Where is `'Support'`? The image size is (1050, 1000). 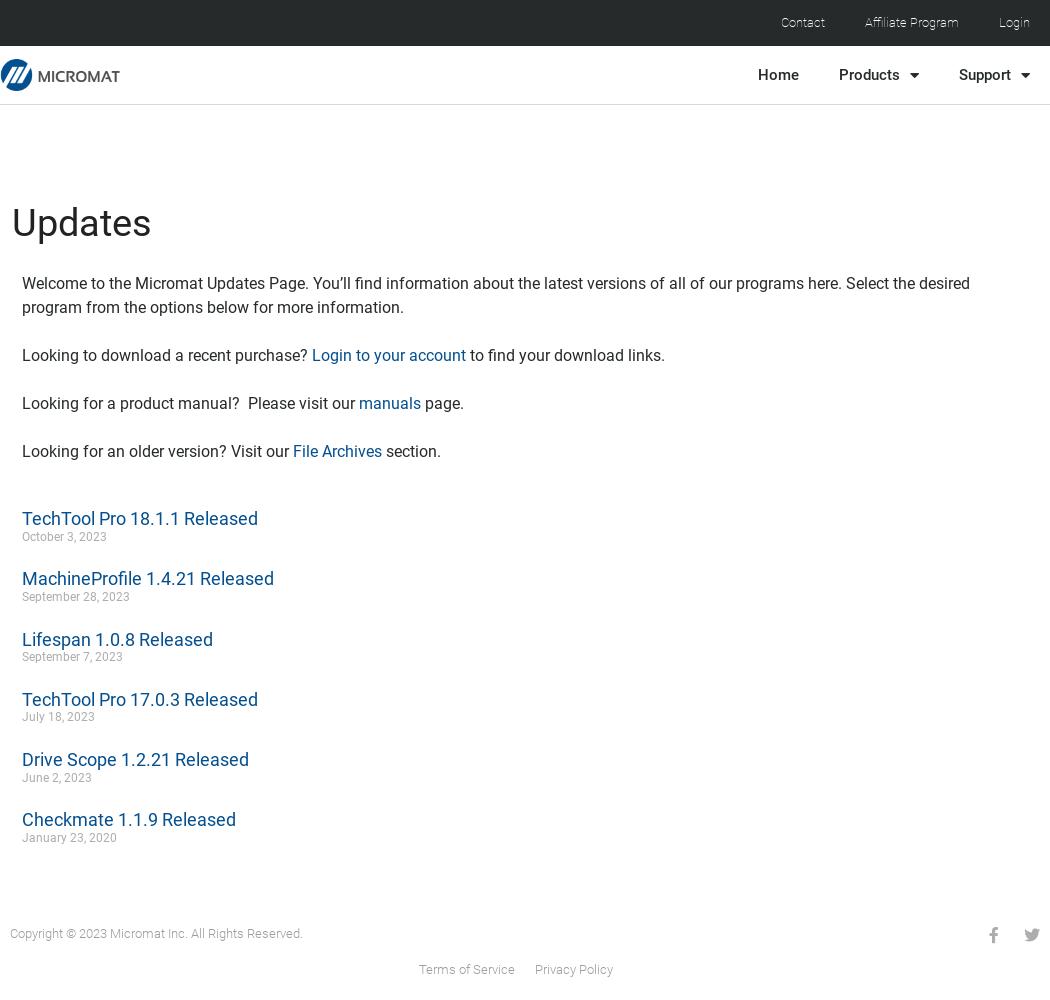 'Support' is located at coordinates (957, 74).